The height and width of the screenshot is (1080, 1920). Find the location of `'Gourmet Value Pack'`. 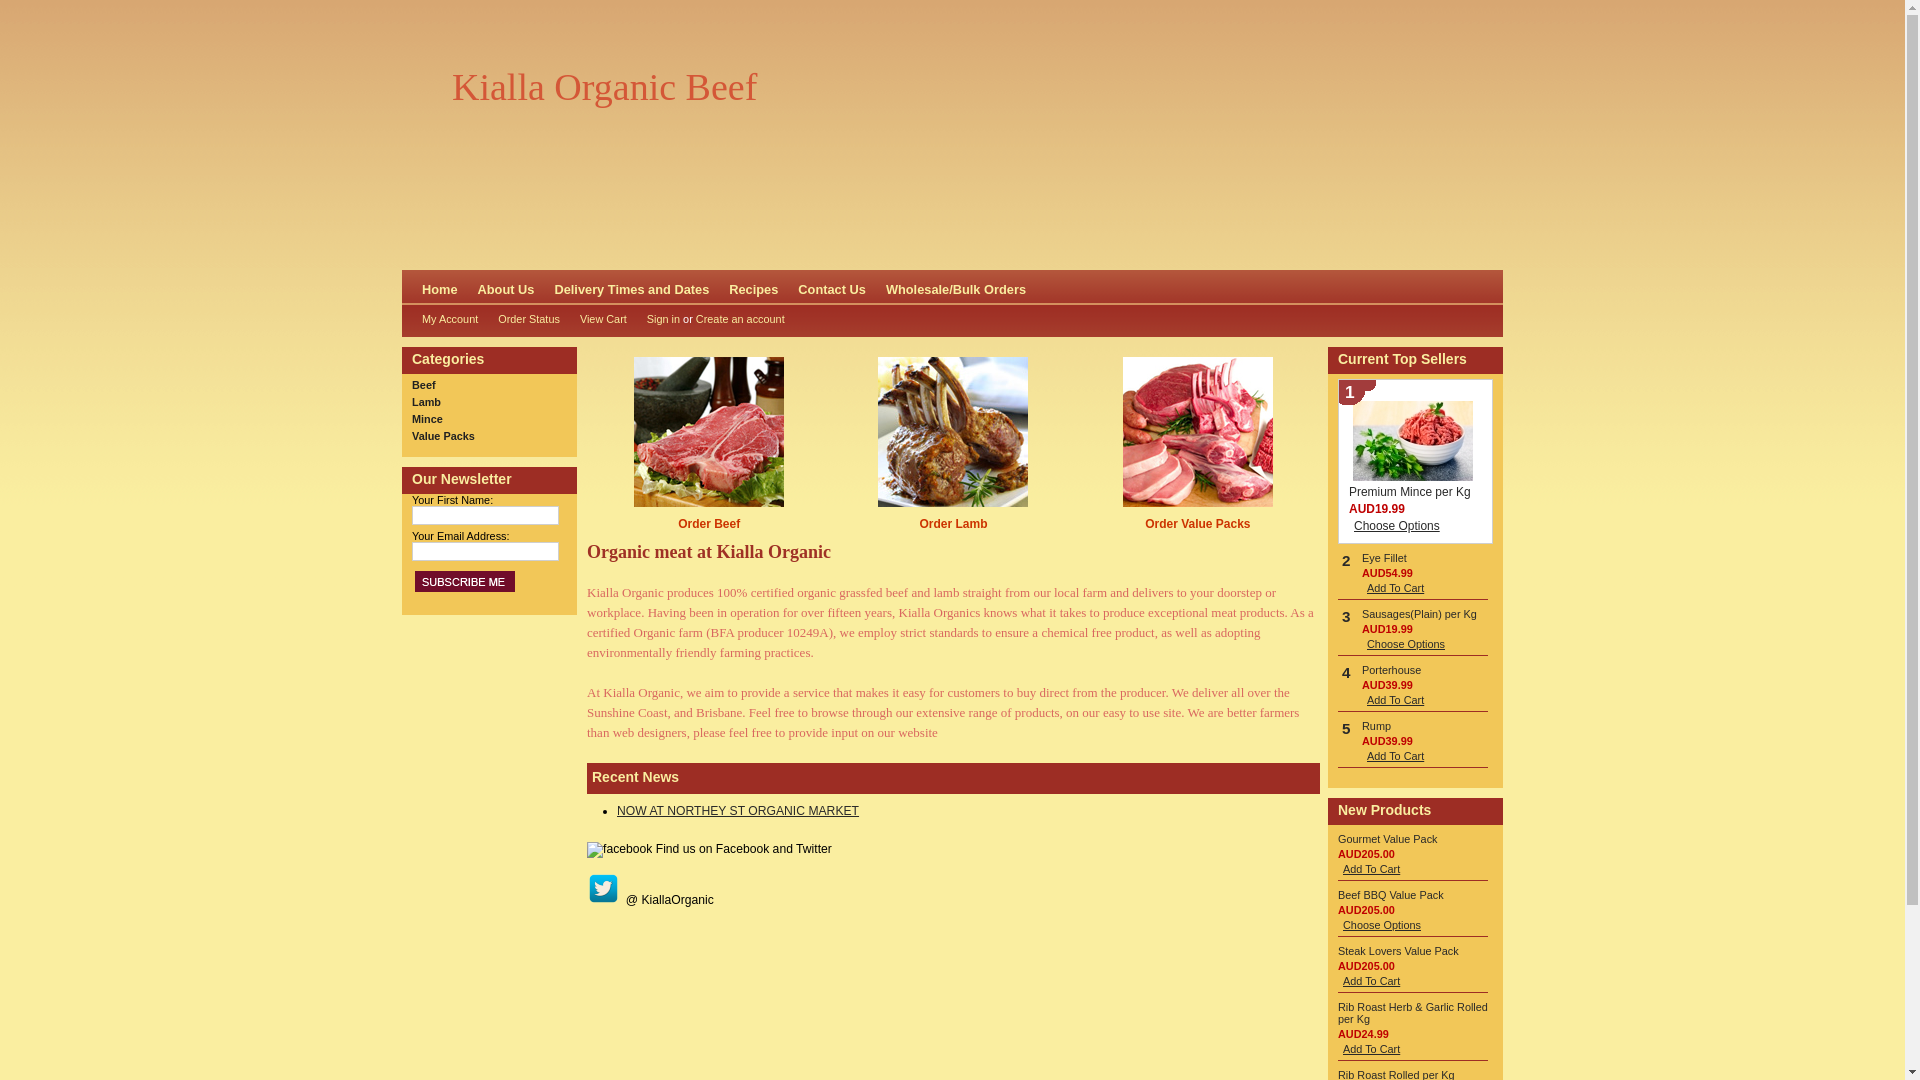

'Gourmet Value Pack' is located at coordinates (1338, 839).